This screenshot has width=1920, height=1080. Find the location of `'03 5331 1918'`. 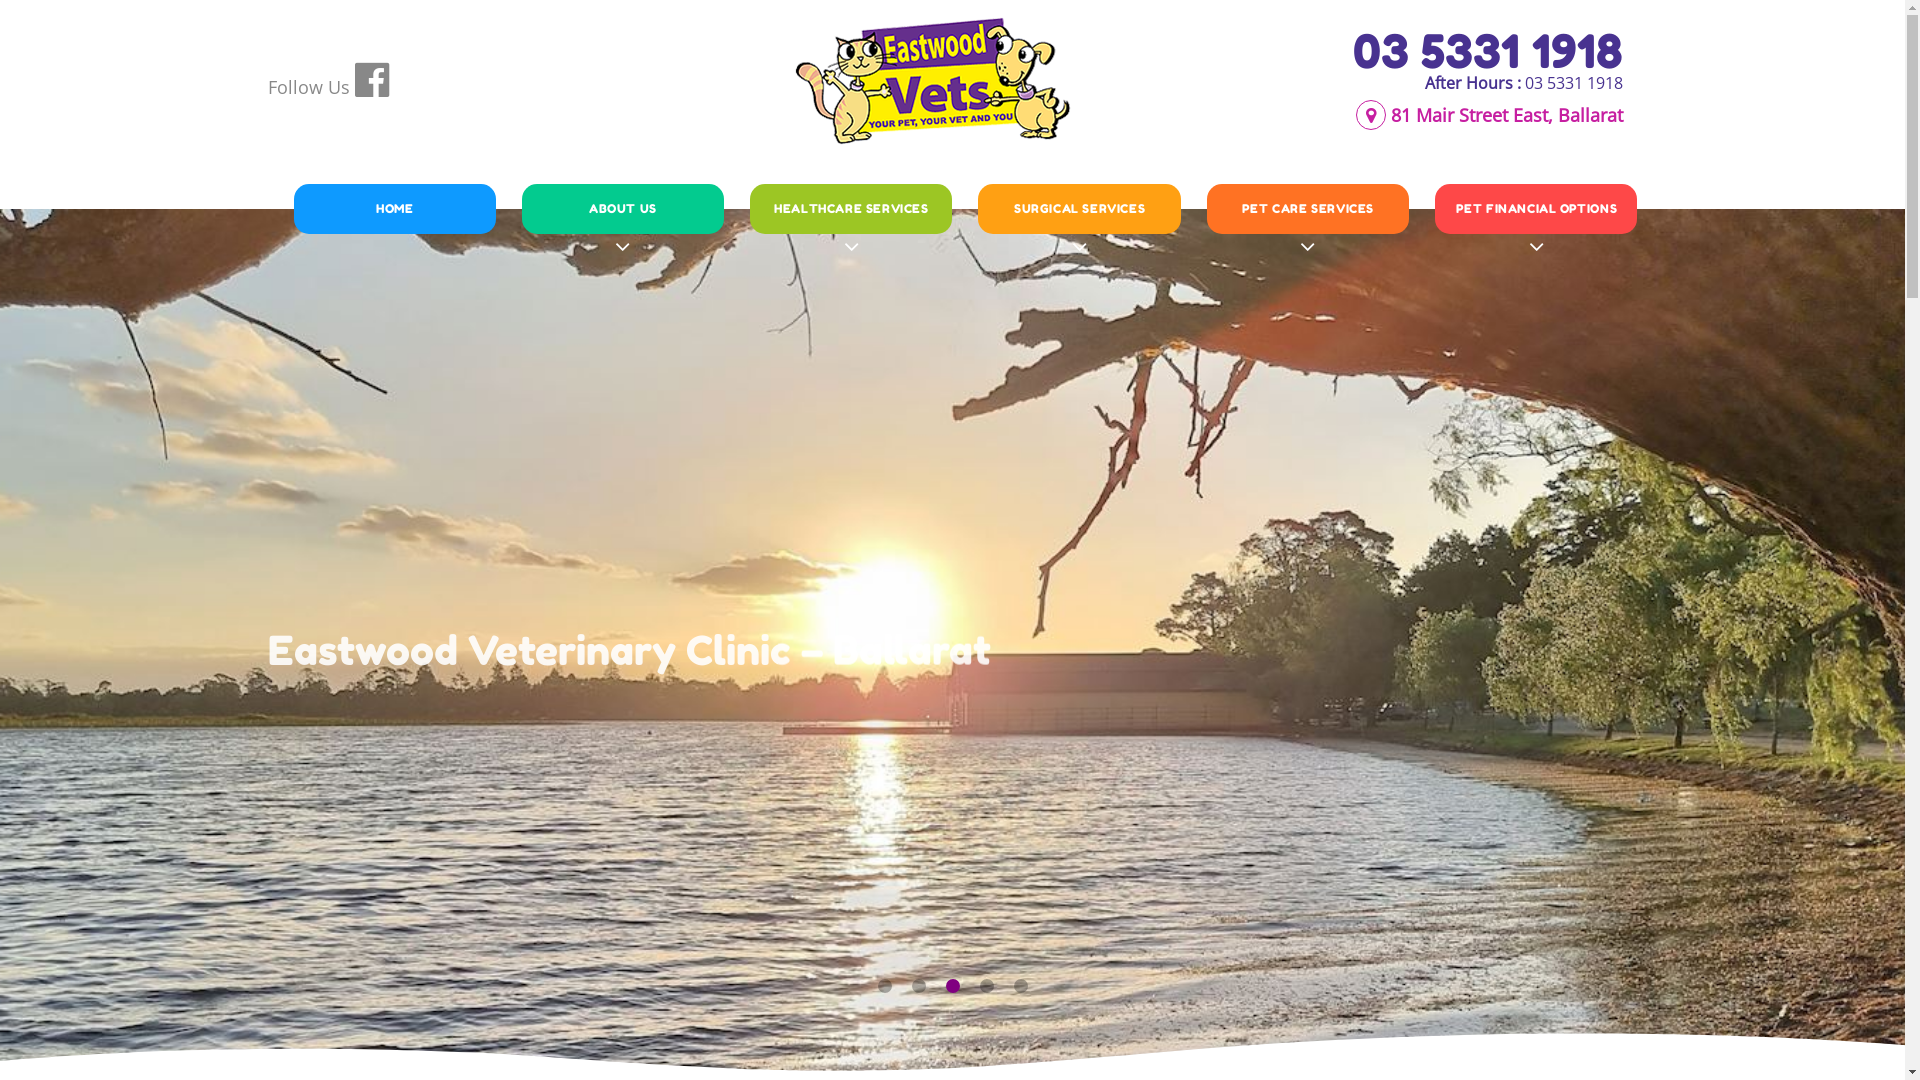

'03 5331 1918' is located at coordinates (1522, 82).